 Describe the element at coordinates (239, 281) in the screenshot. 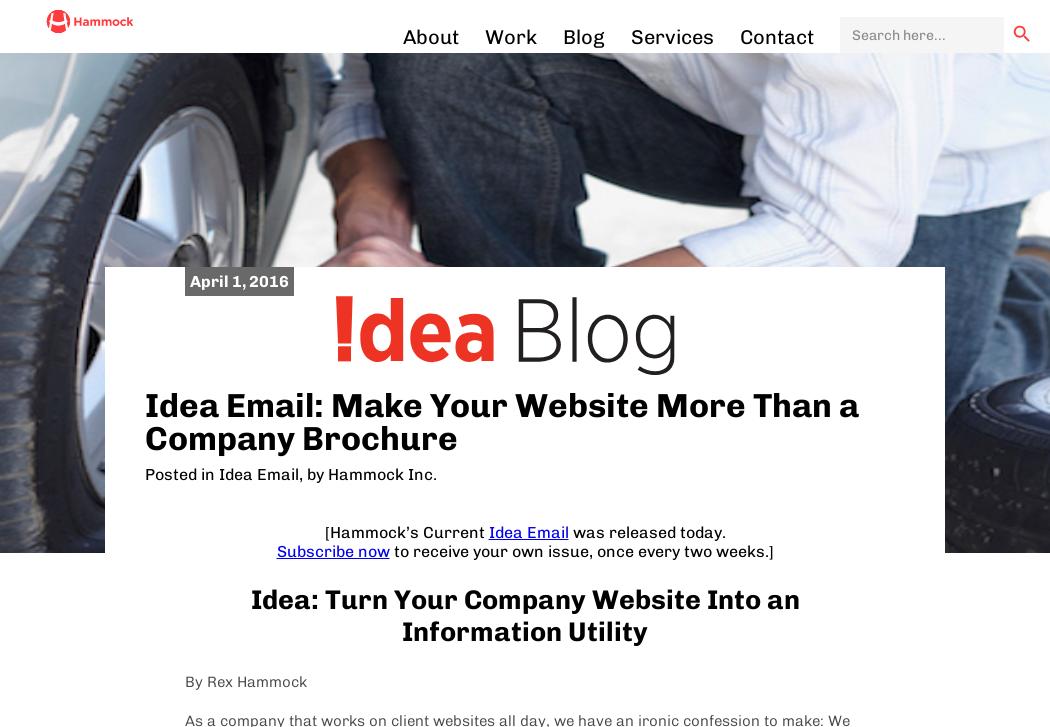

I see `'April 1, 2016'` at that location.